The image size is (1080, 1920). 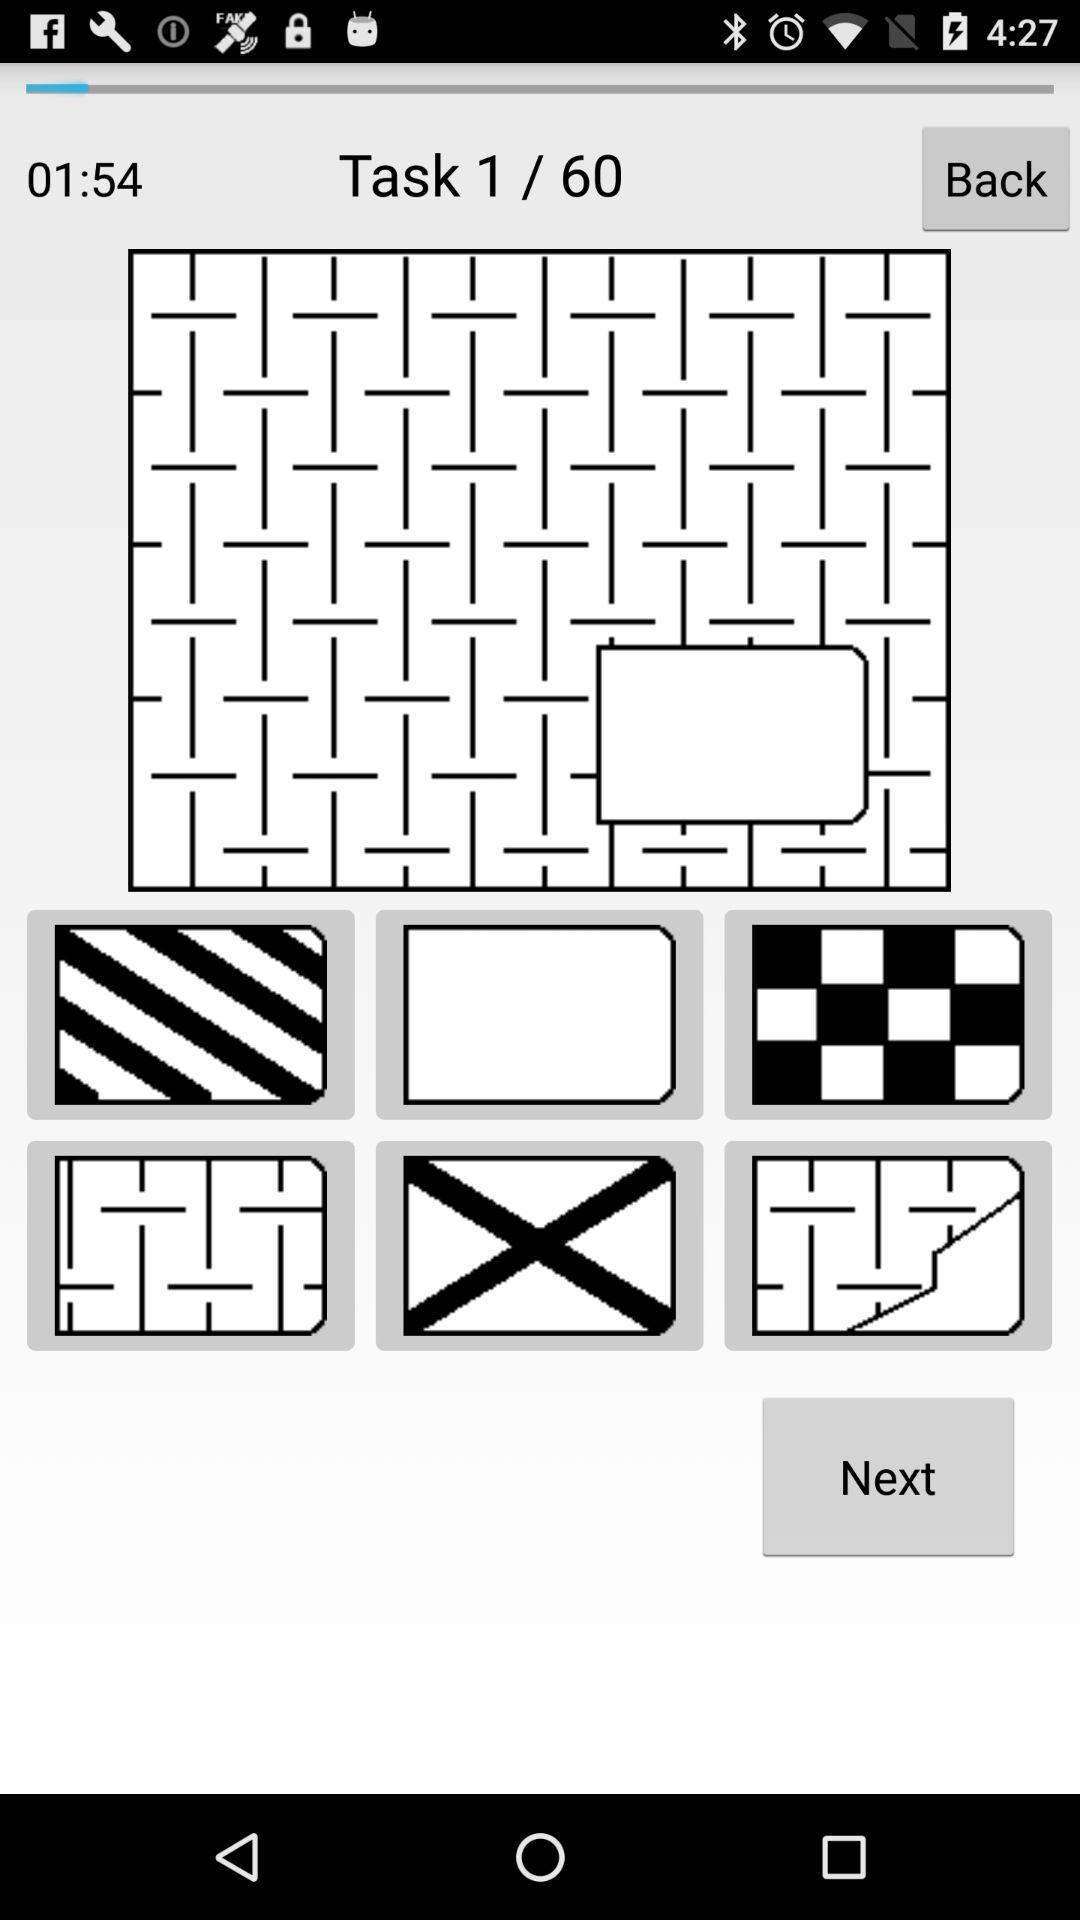 What do you see at coordinates (995, 178) in the screenshot?
I see `app next to task 1 / 60 item` at bounding box center [995, 178].